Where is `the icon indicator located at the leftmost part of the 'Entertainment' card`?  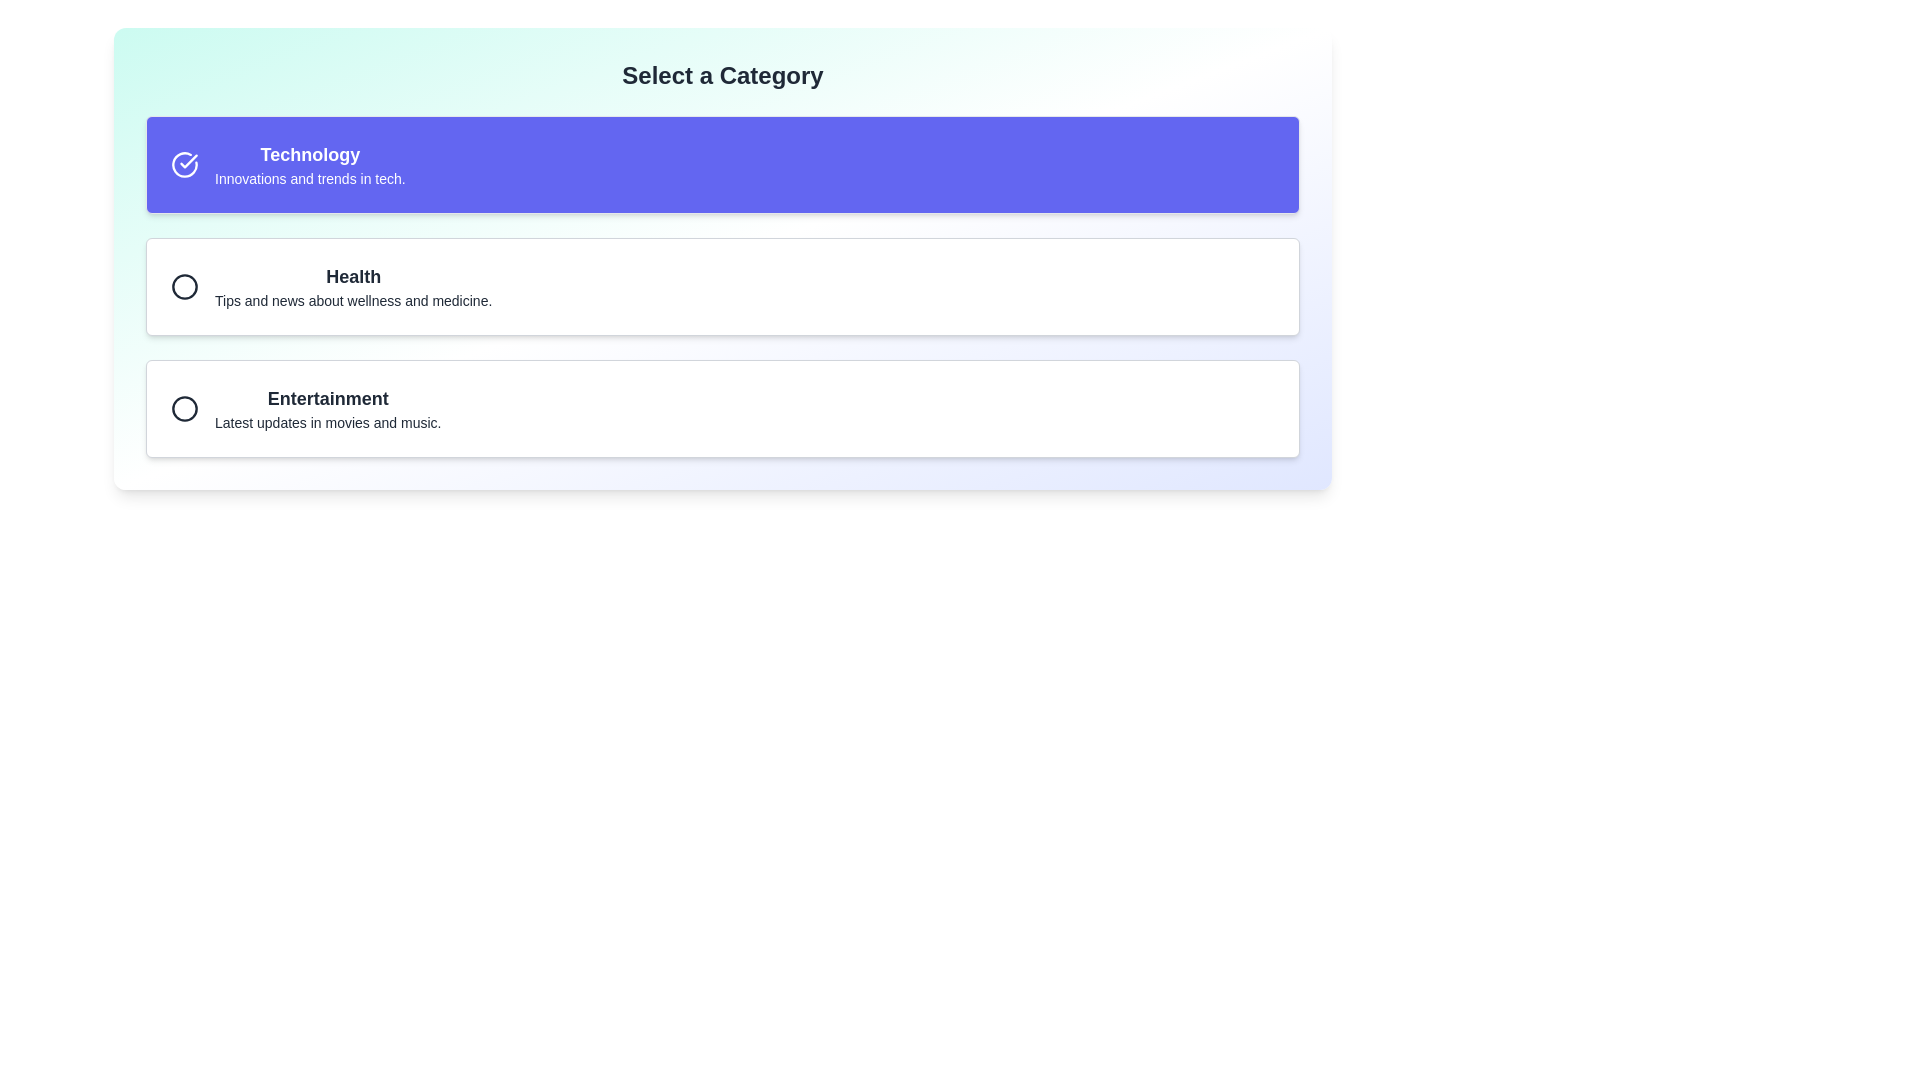 the icon indicator located at the leftmost part of the 'Entertainment' card is located at coordinates (185, 407).